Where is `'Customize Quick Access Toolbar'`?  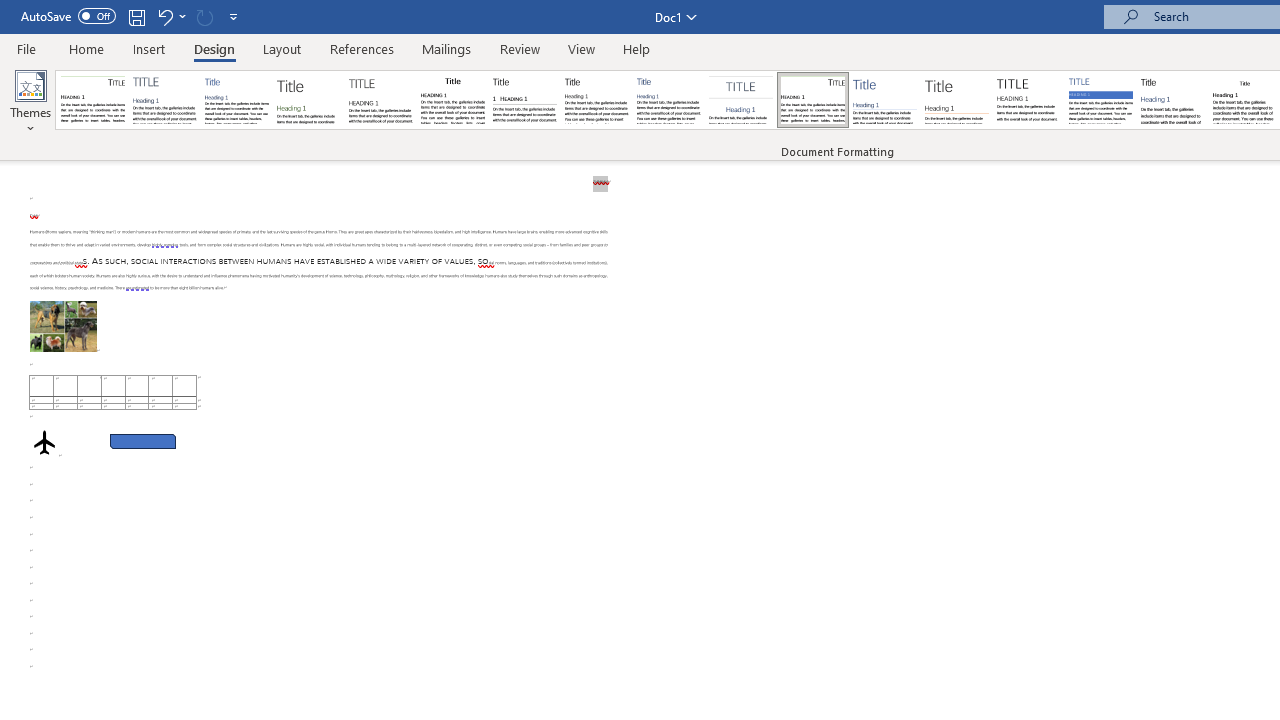 'Customize Quick Access Toolbar' is located at coordinates (234, 16).